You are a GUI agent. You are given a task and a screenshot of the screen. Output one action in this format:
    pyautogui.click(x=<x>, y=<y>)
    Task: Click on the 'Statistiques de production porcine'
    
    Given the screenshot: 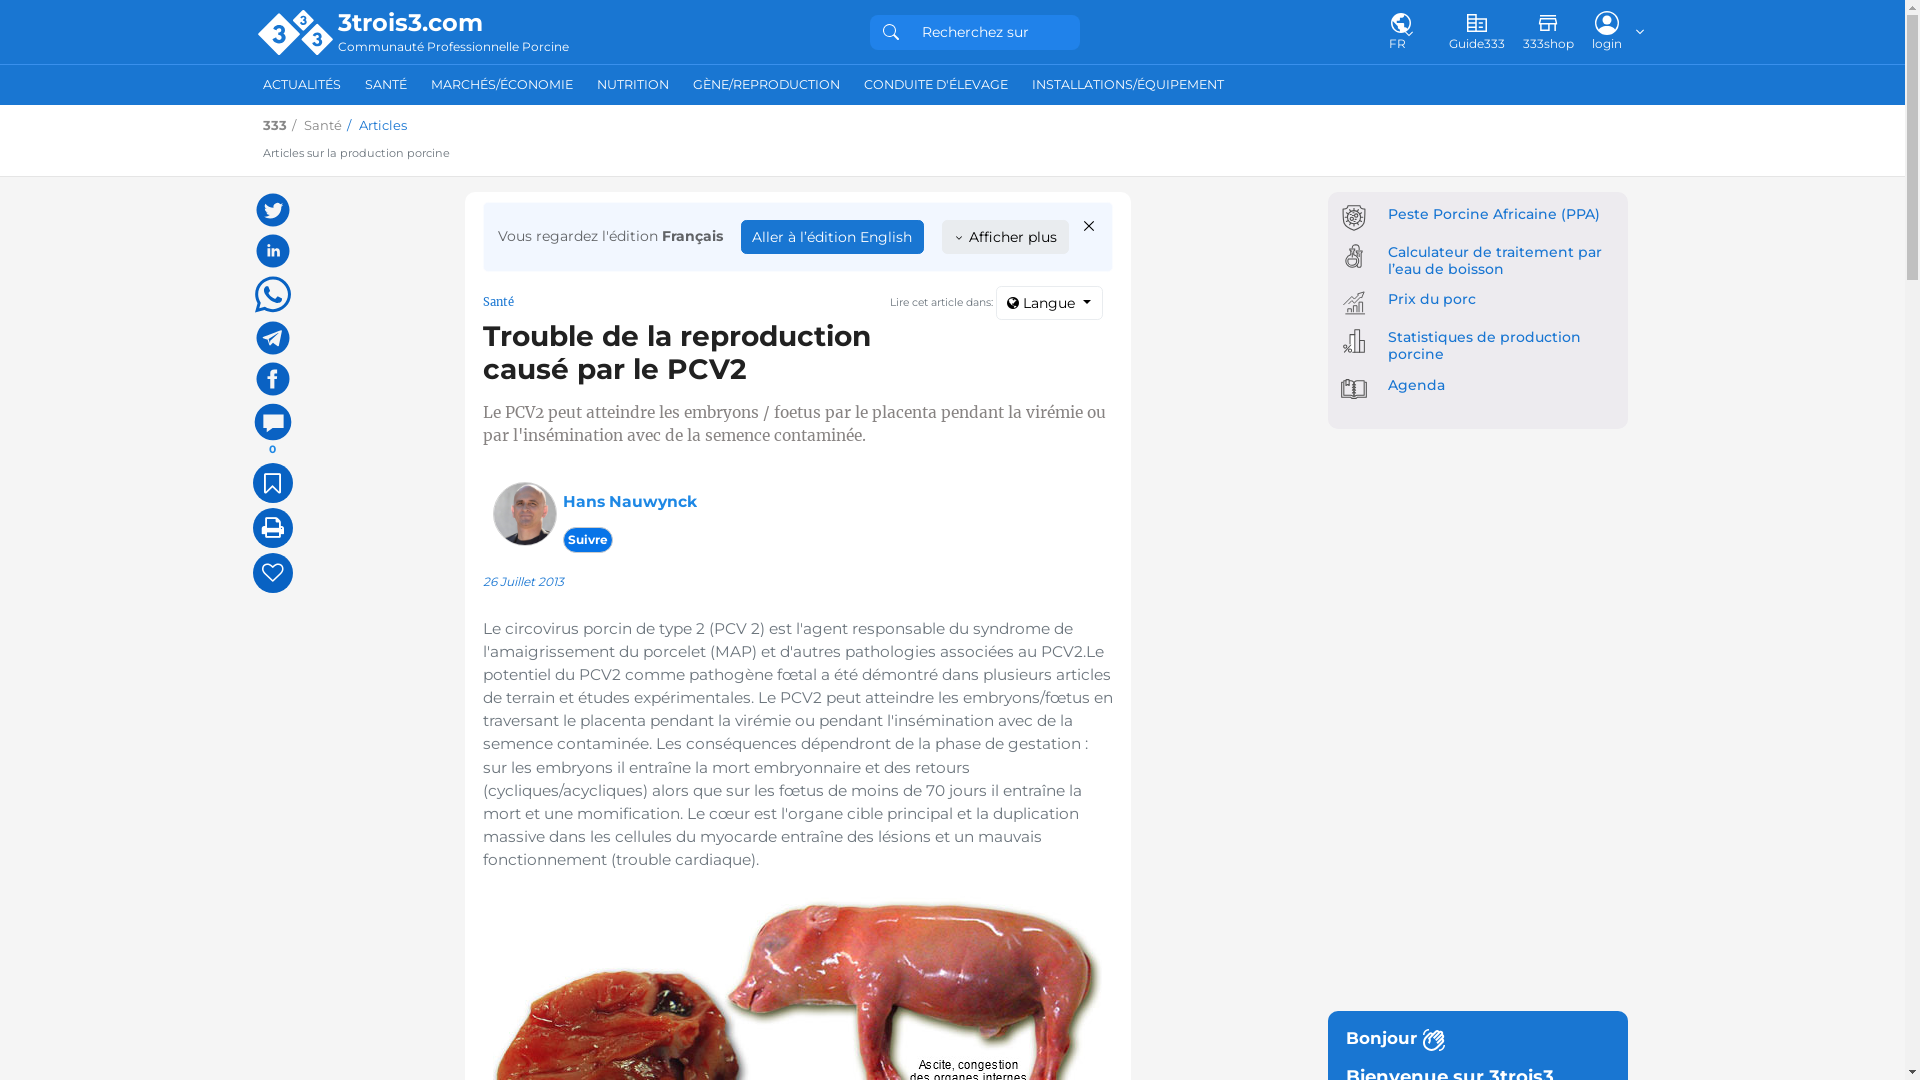 What is the action you would take?
    pyautogui.click(x=1484, y=344)
    